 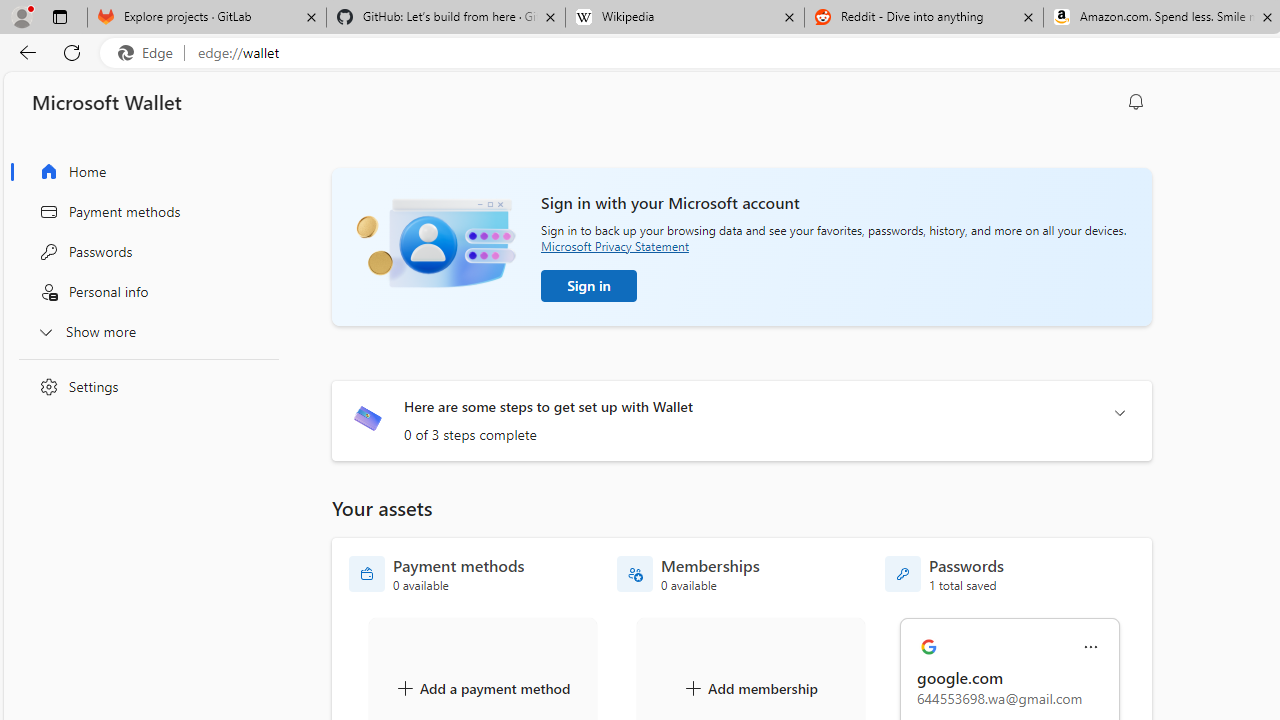 What do you see at coordinates (143, 330) in the screenshot?
I see `'Show more'` at bounding box center [143, 330].